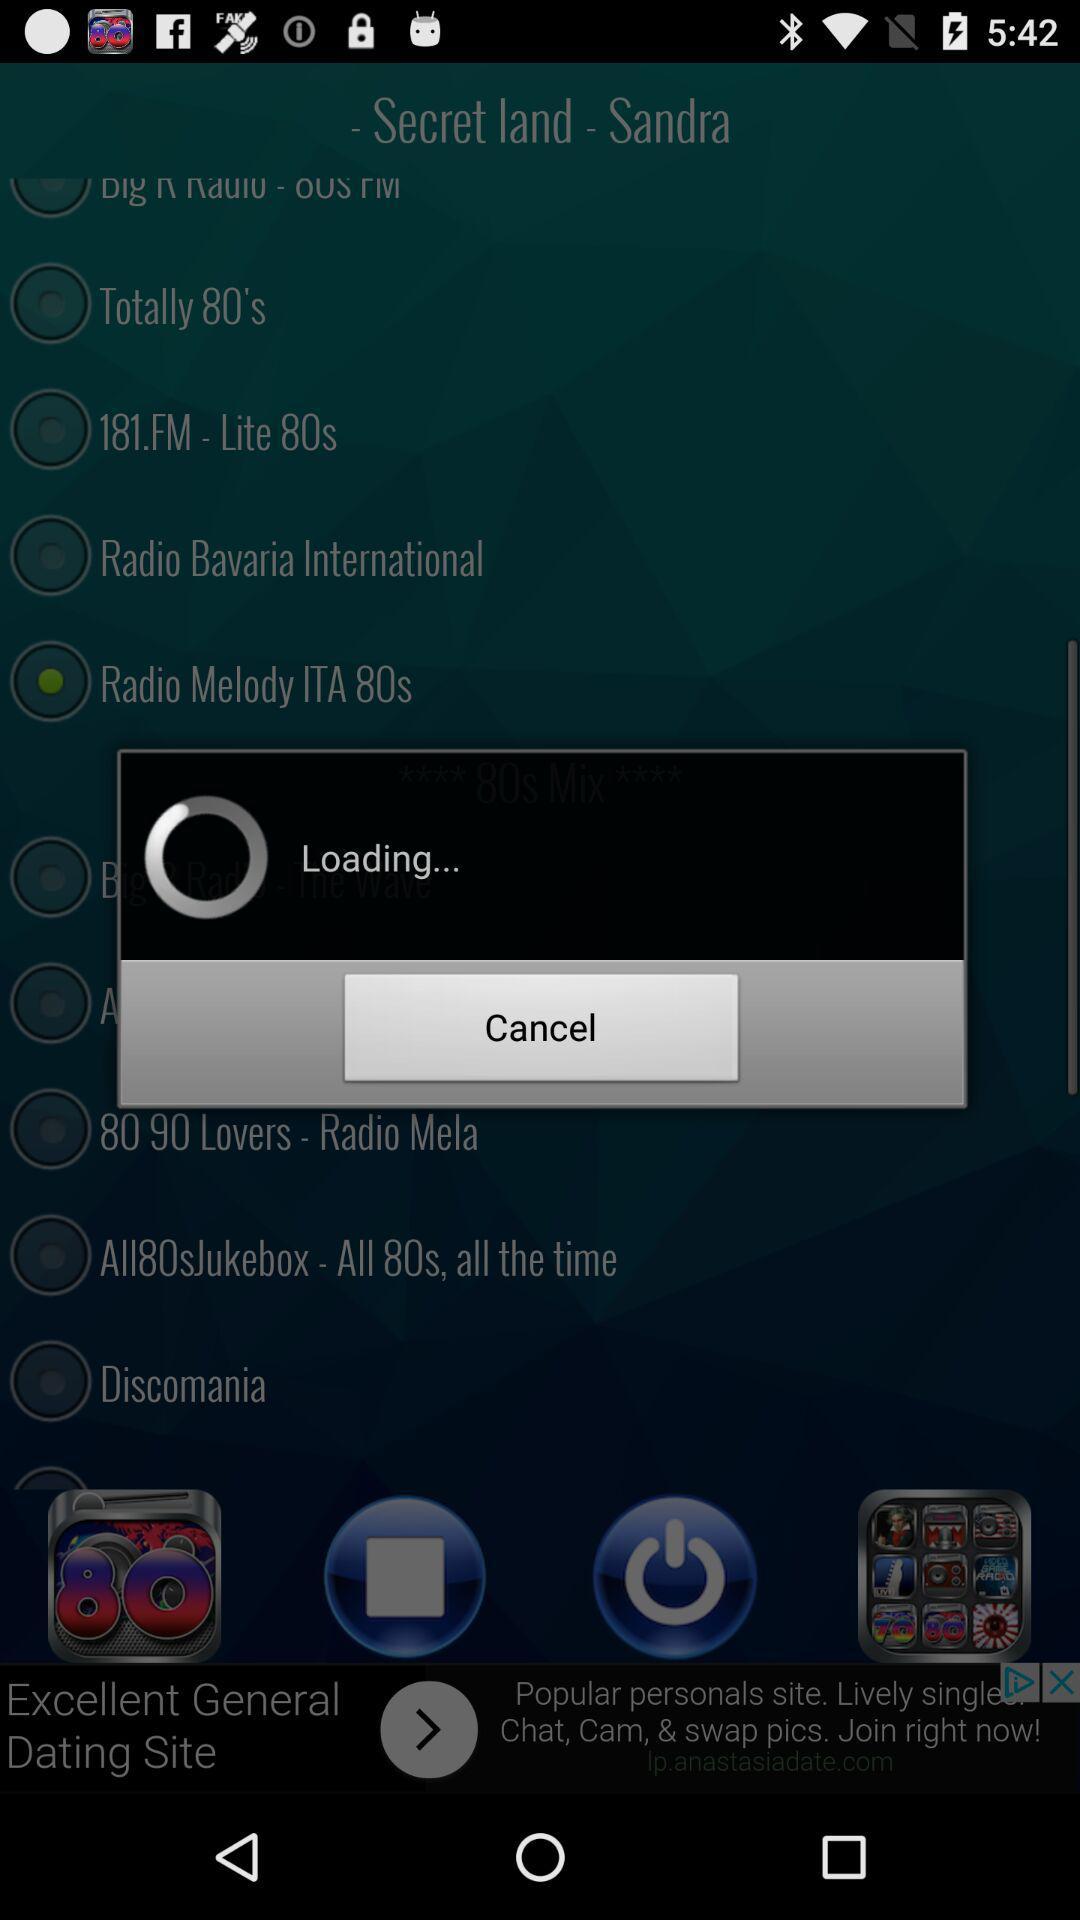 This screenshot has height=1920, width=1080. Describe the element at coordinates (540, 1727) in the screenshot. I see `advertisements image` at that location.